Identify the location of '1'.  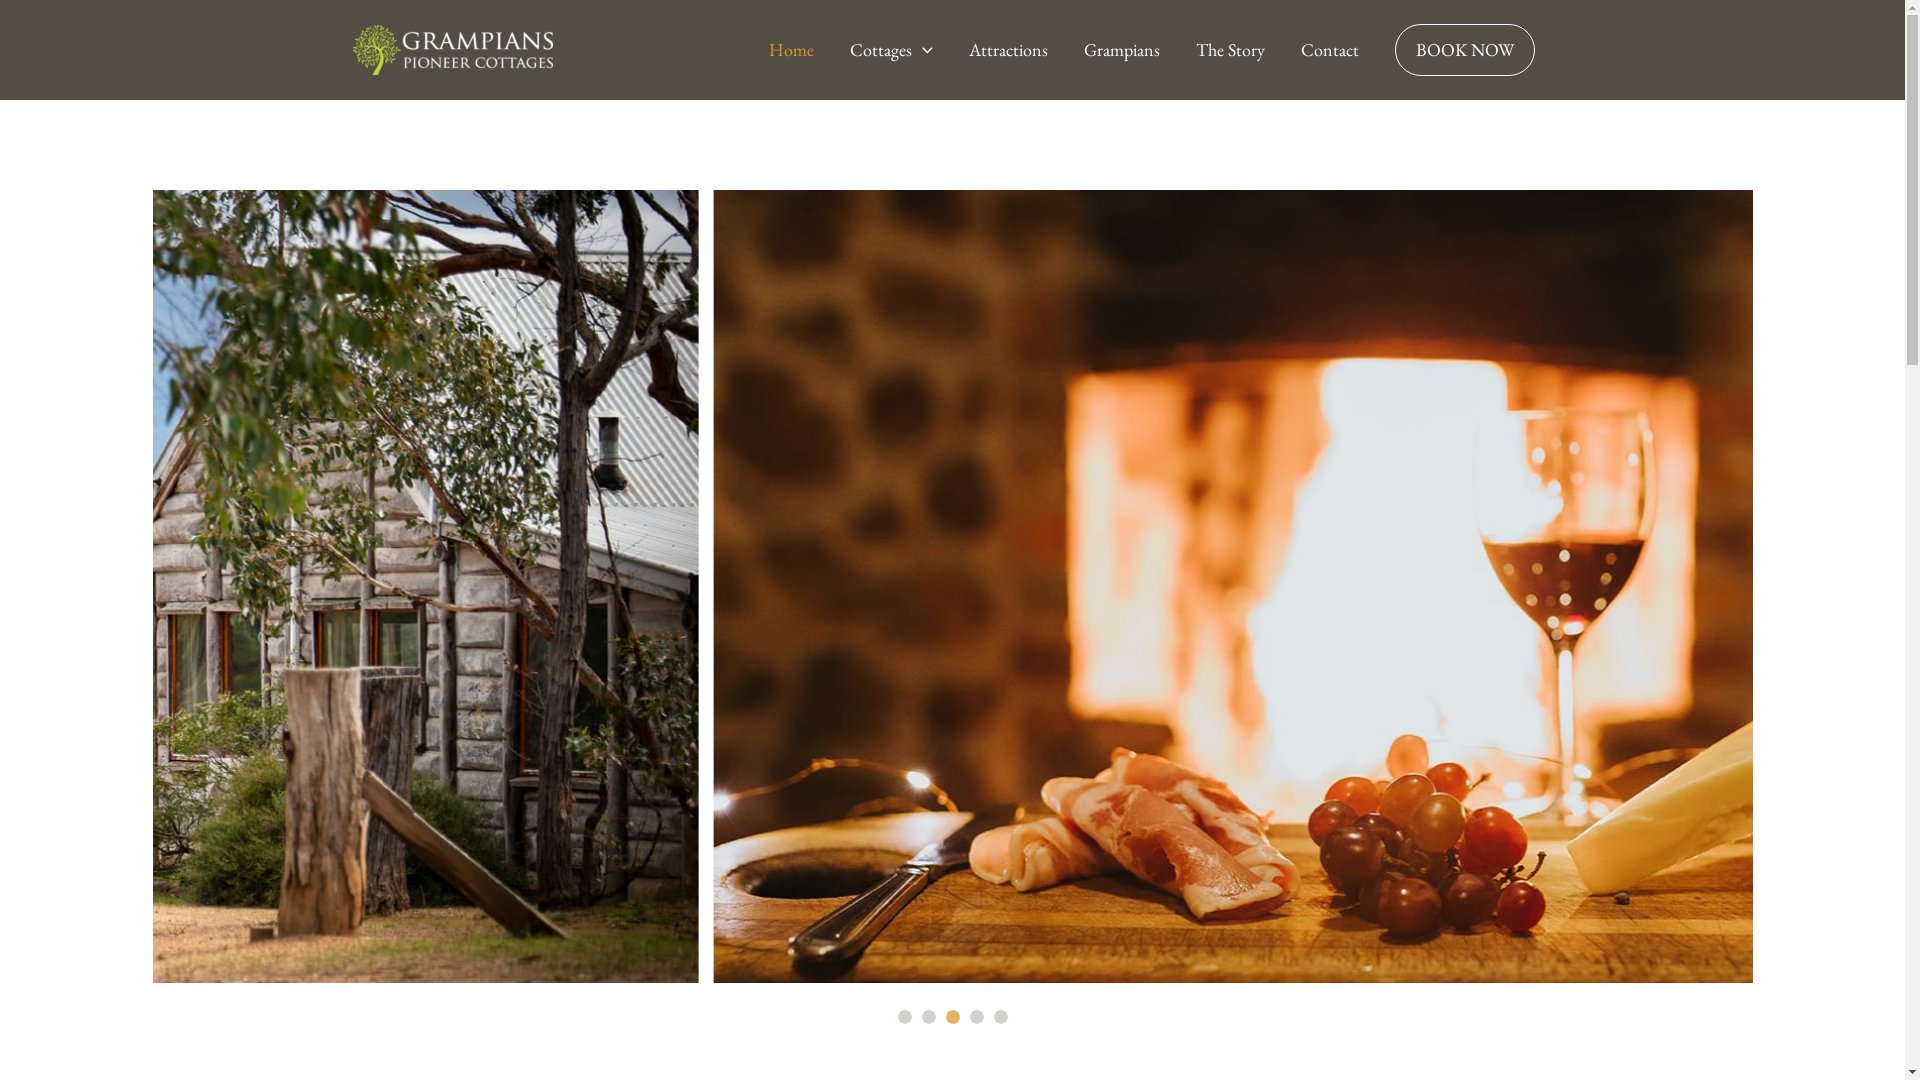
(892, 1018).